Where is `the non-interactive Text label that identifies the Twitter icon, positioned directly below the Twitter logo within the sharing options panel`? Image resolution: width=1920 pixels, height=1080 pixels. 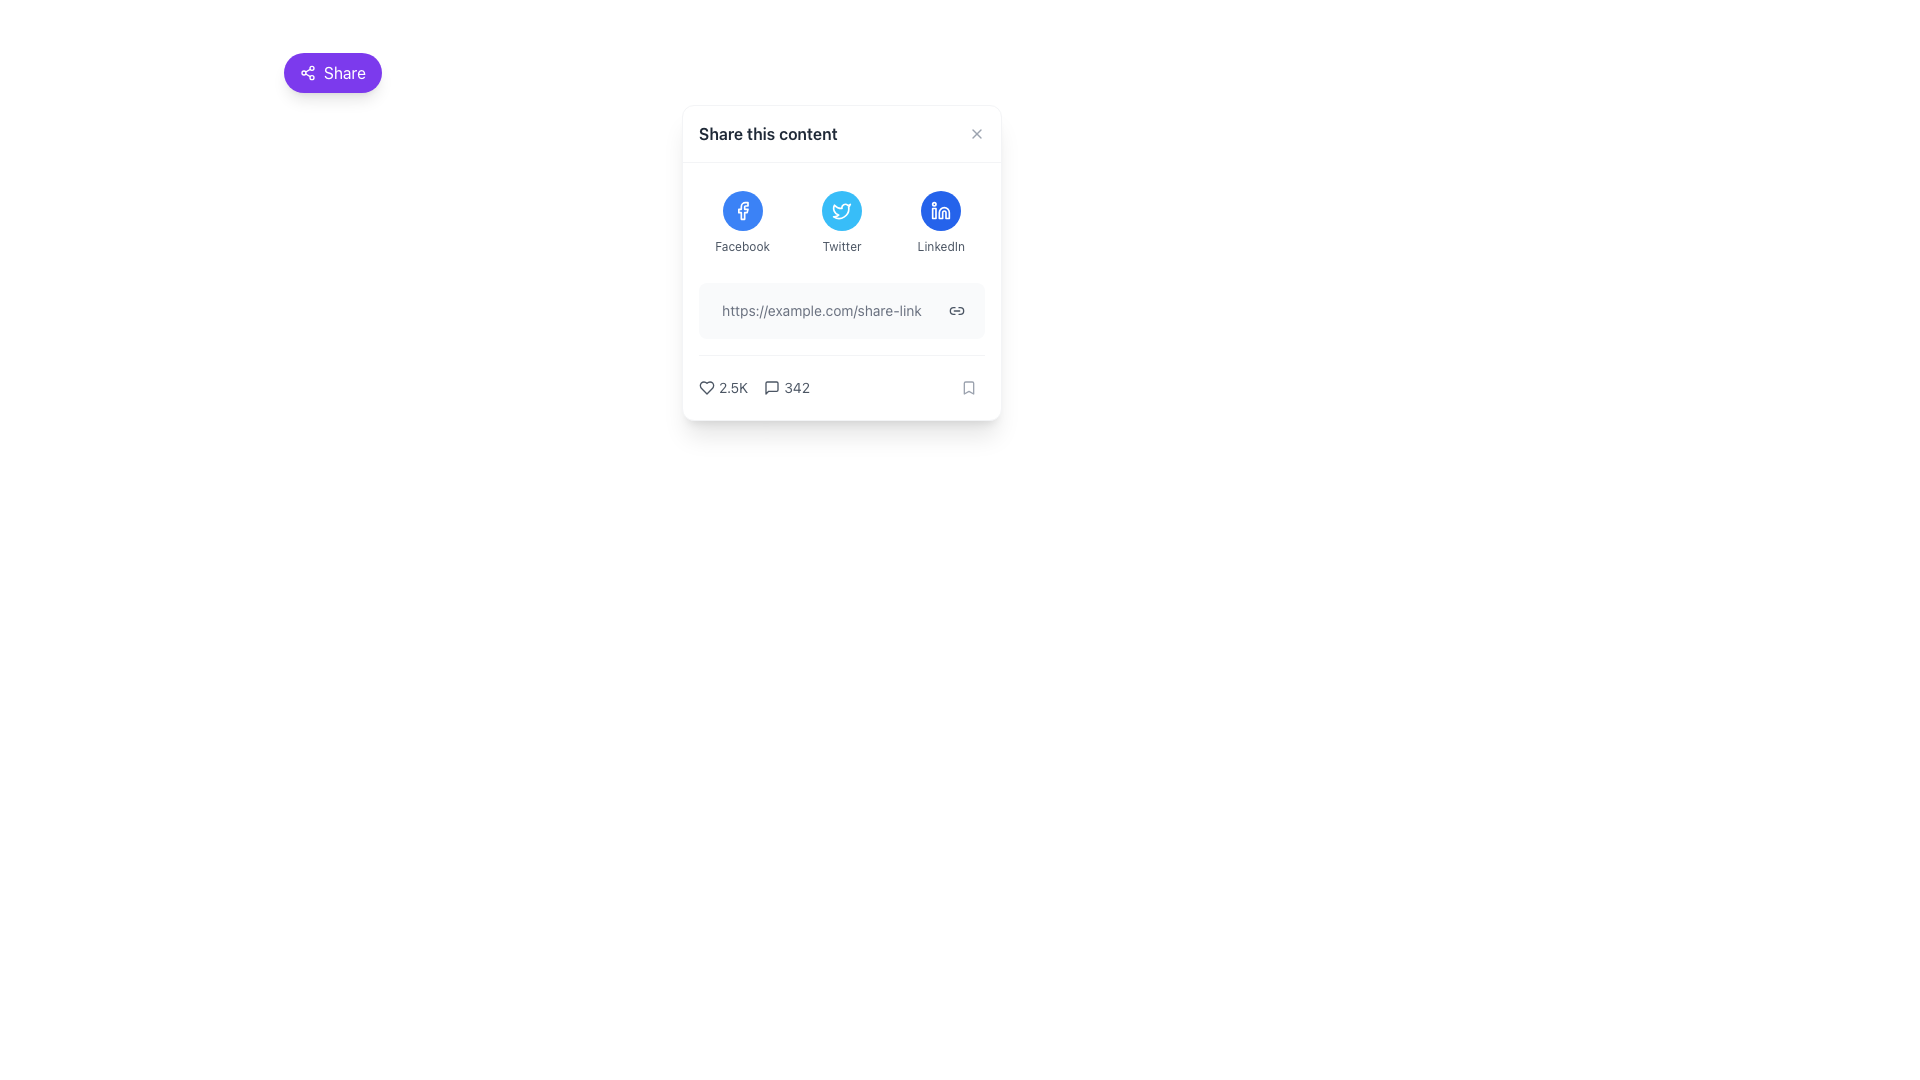 the non-interactive Text label that identifies the Twitter icon, positioned directly below the Twitter logo within the sharing options panel is located at coordinates (841, 245).